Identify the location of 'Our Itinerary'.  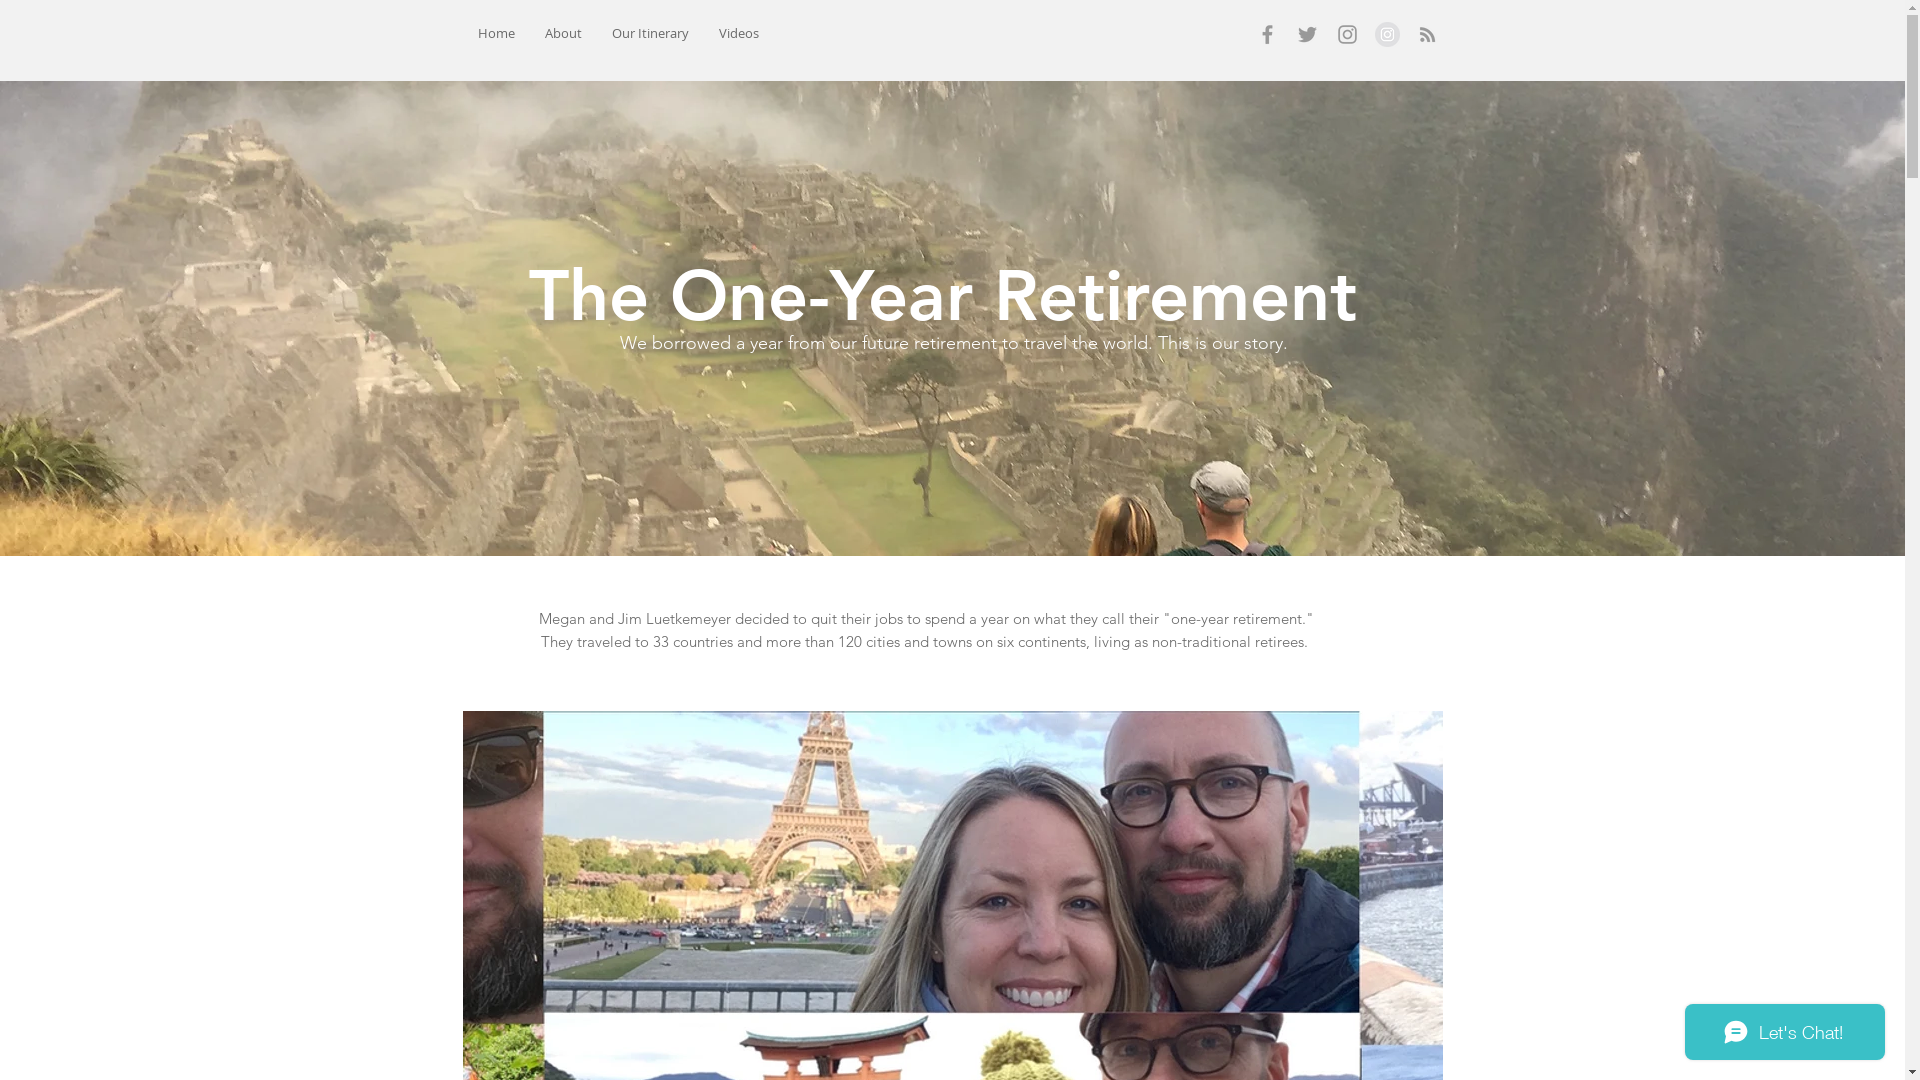
(649, 33).